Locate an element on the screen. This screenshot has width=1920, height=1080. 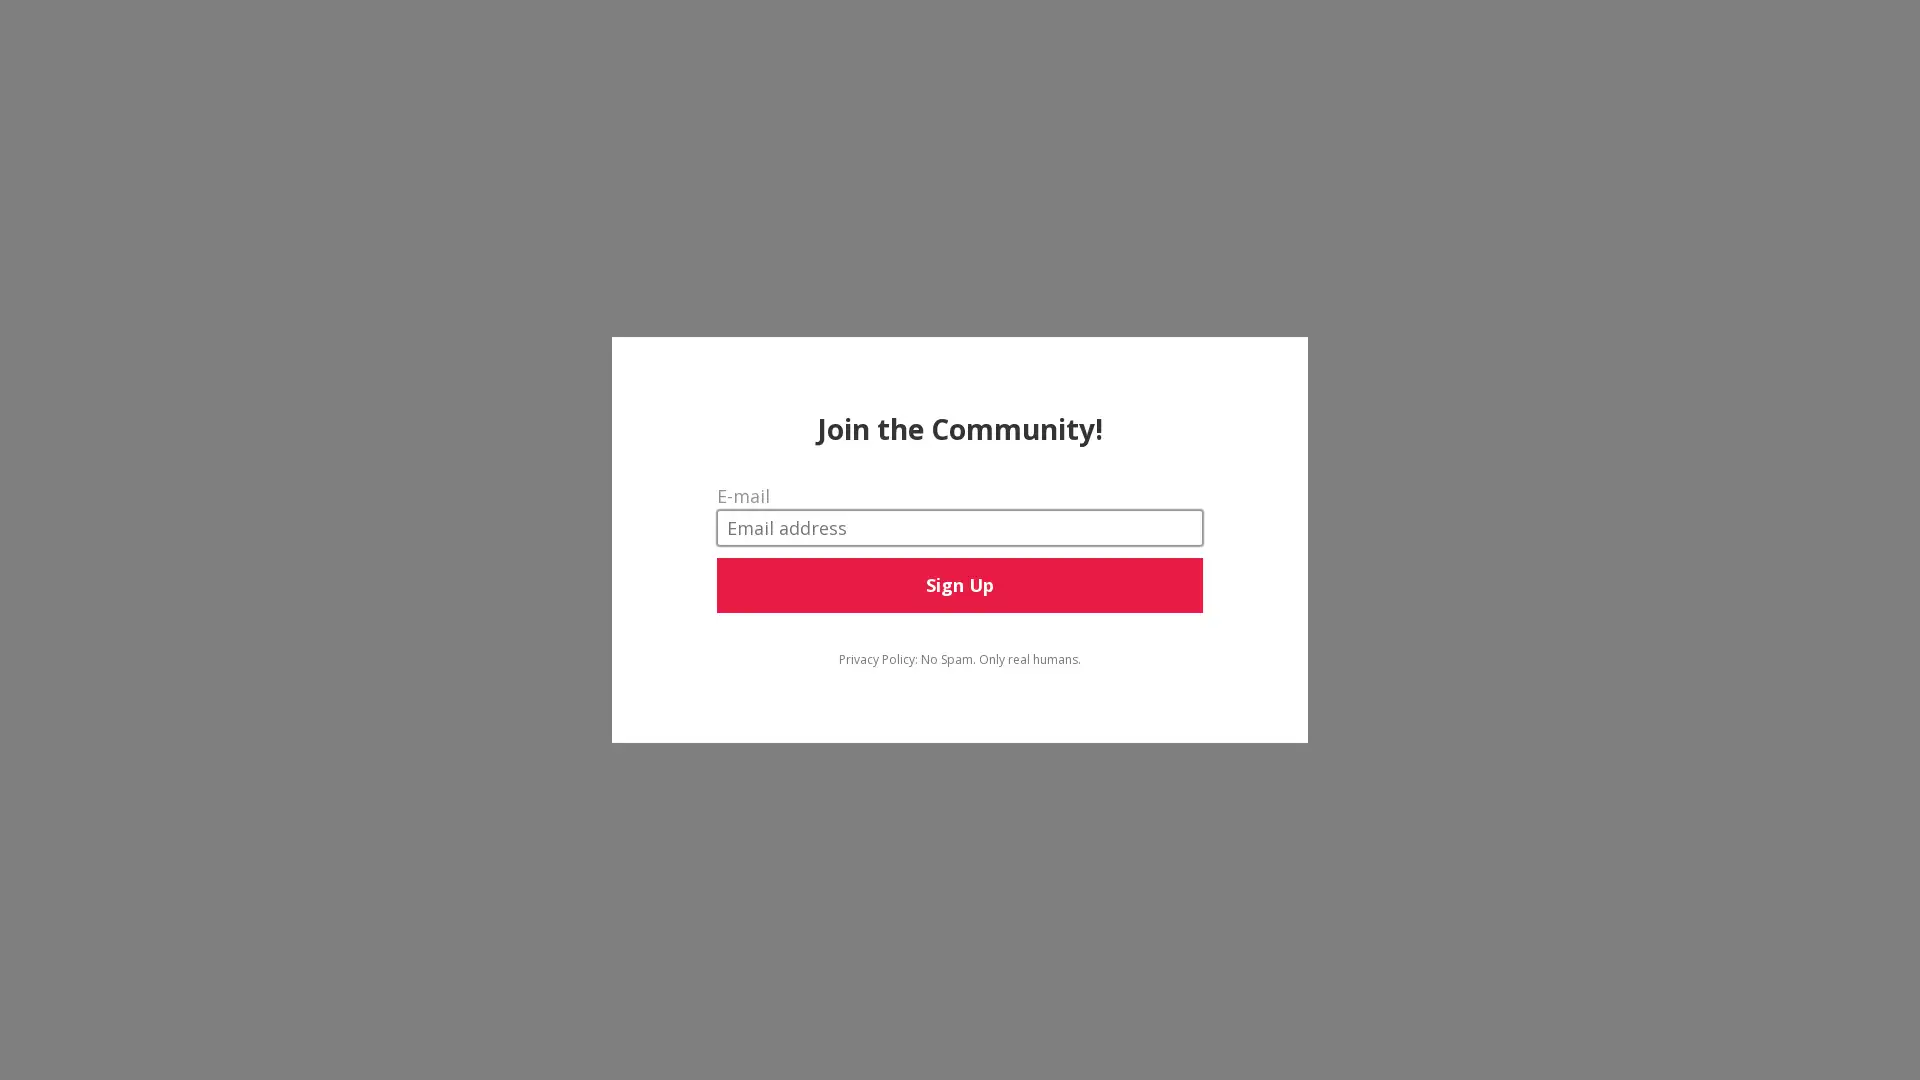
Sign Up is located at coordinates (958, 585).